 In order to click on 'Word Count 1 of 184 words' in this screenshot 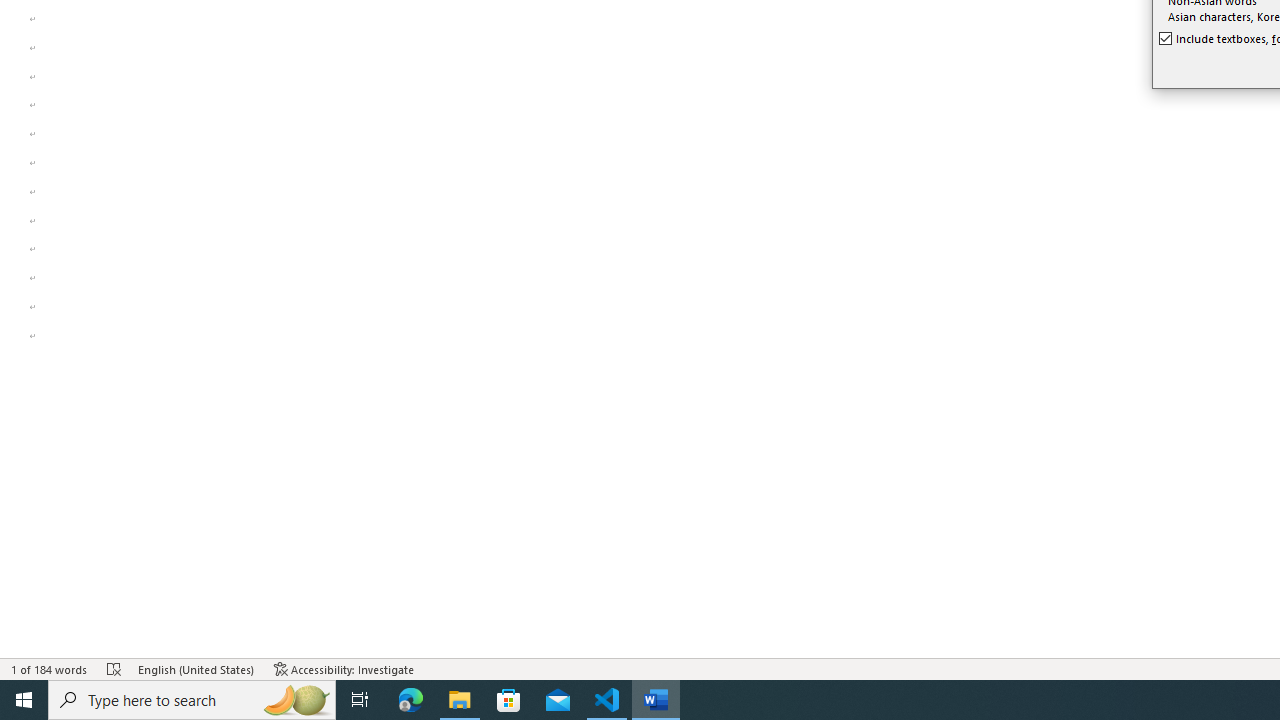, I will do `click(49, 669)`.